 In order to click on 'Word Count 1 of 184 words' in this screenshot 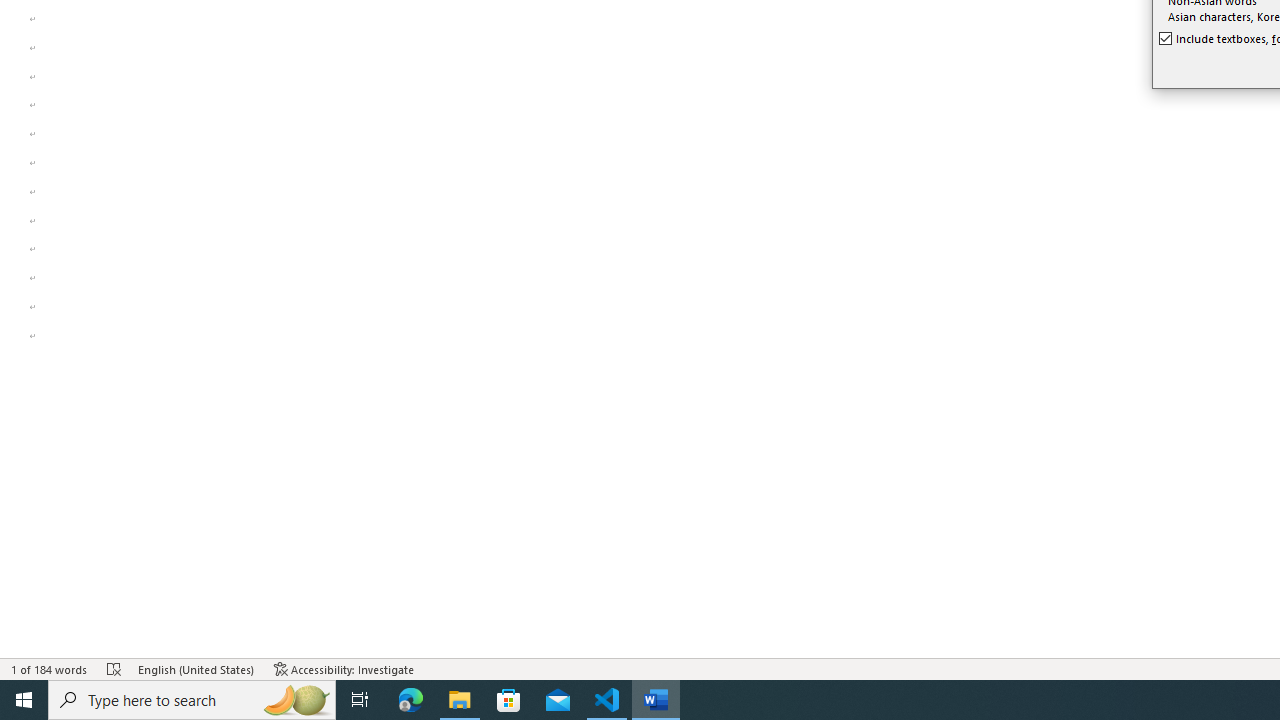, I will do `click(49, 669)`.